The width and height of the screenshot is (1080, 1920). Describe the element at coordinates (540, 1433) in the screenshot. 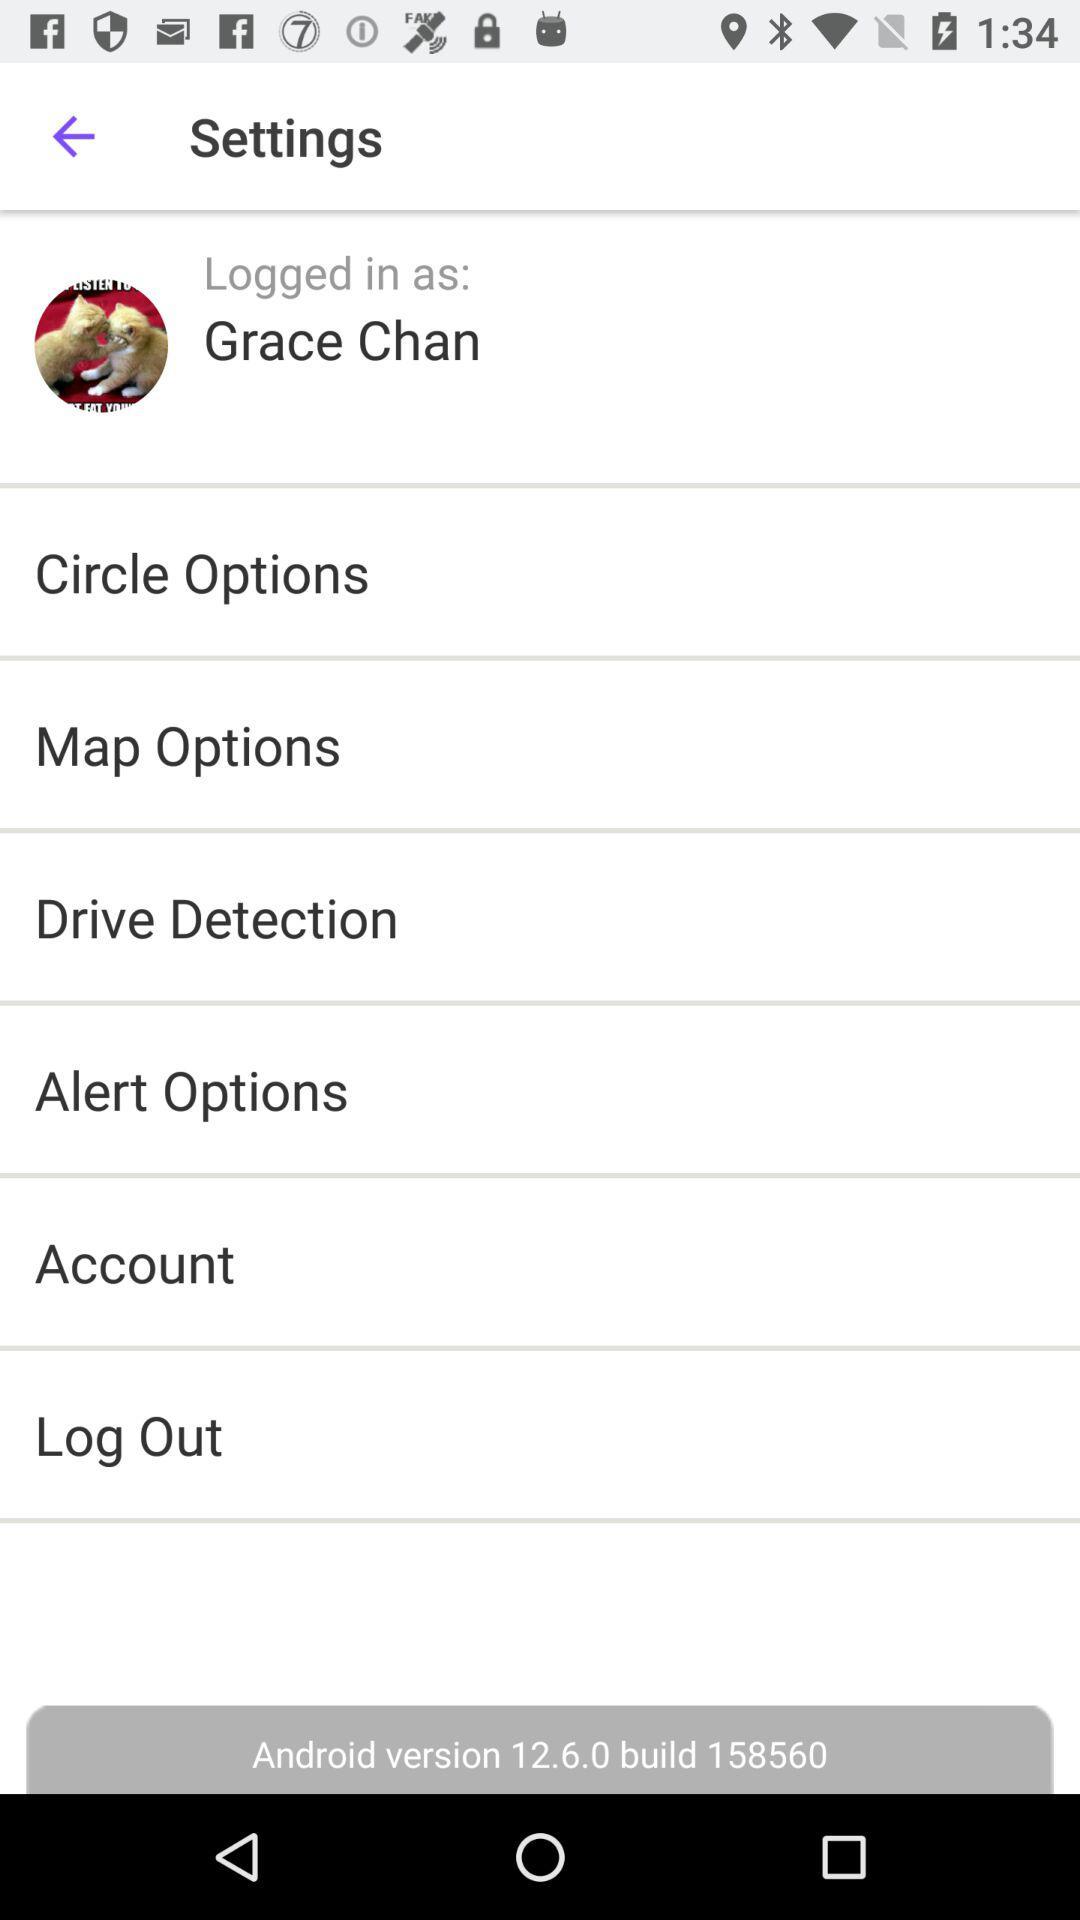

I see `log out` at that location.